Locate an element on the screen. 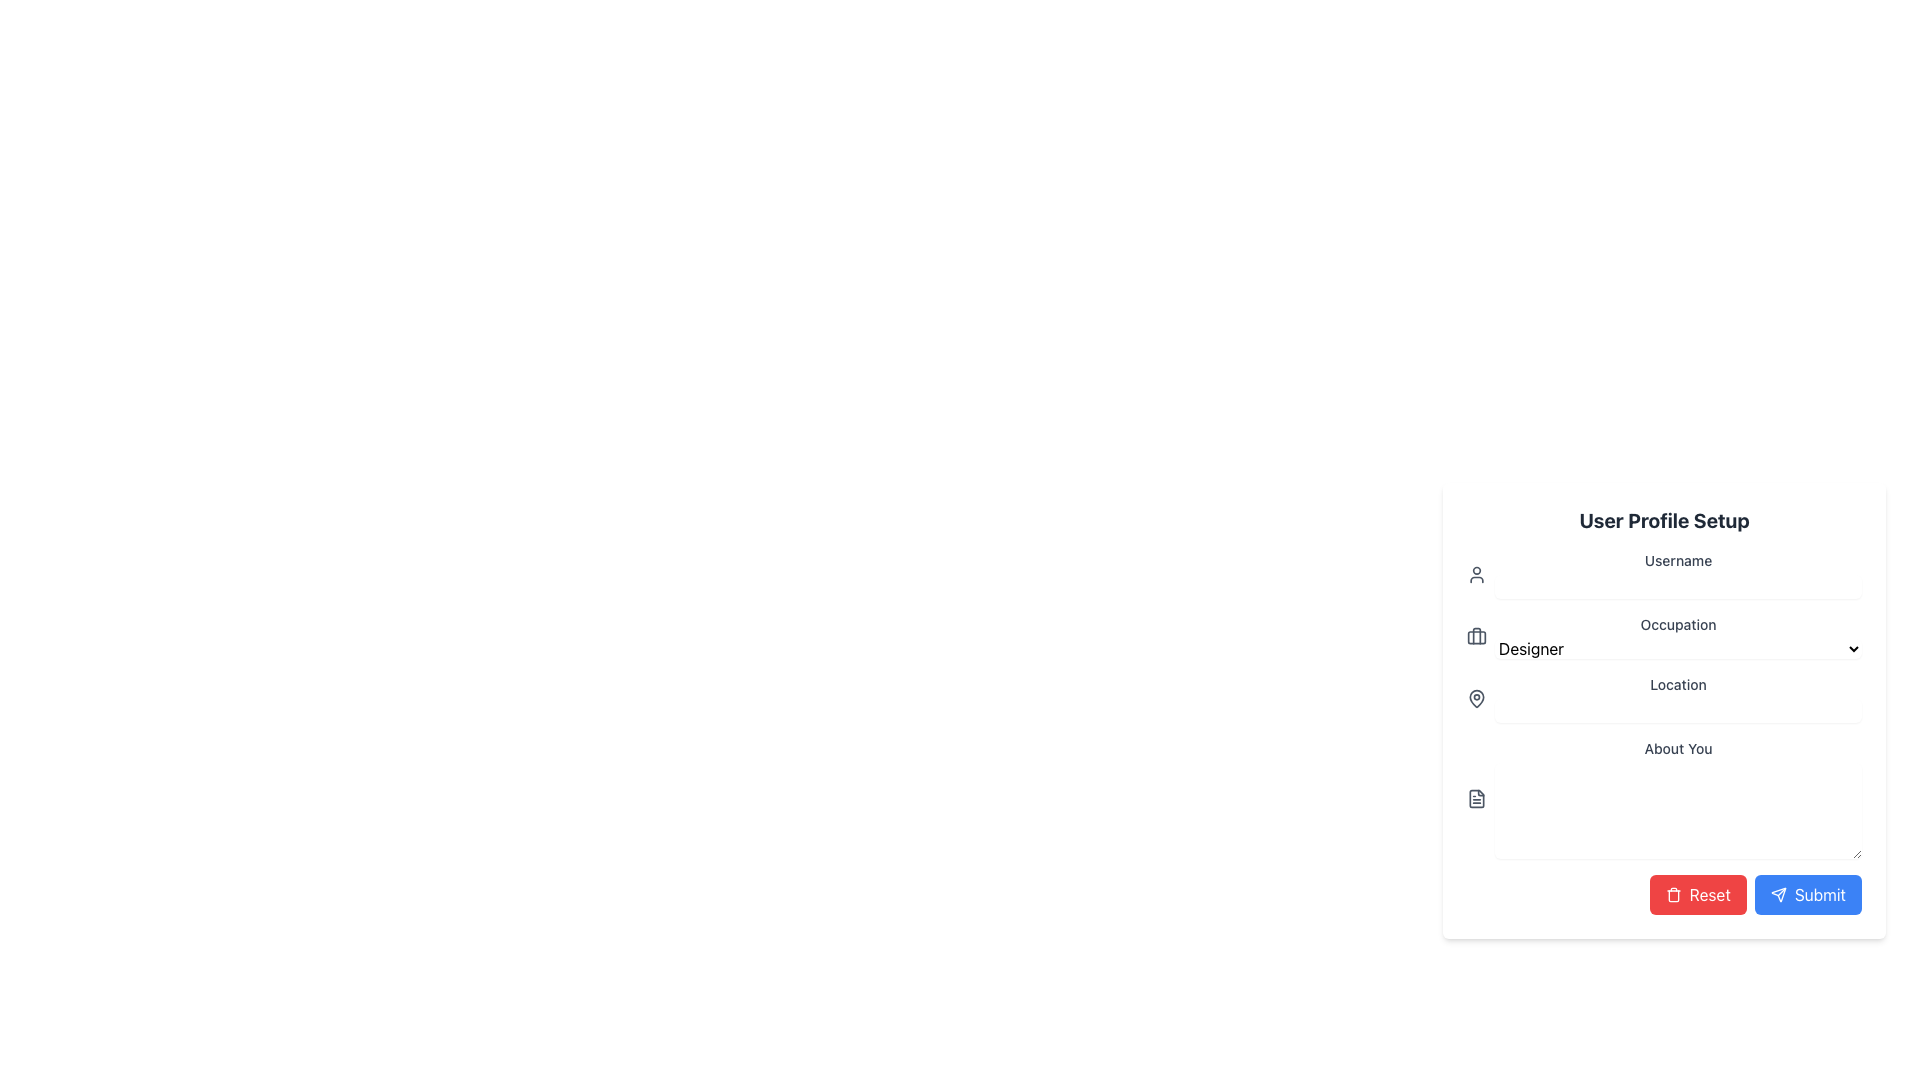  the input field related to the 'Location' section header is located at coordinates (1664, 697).